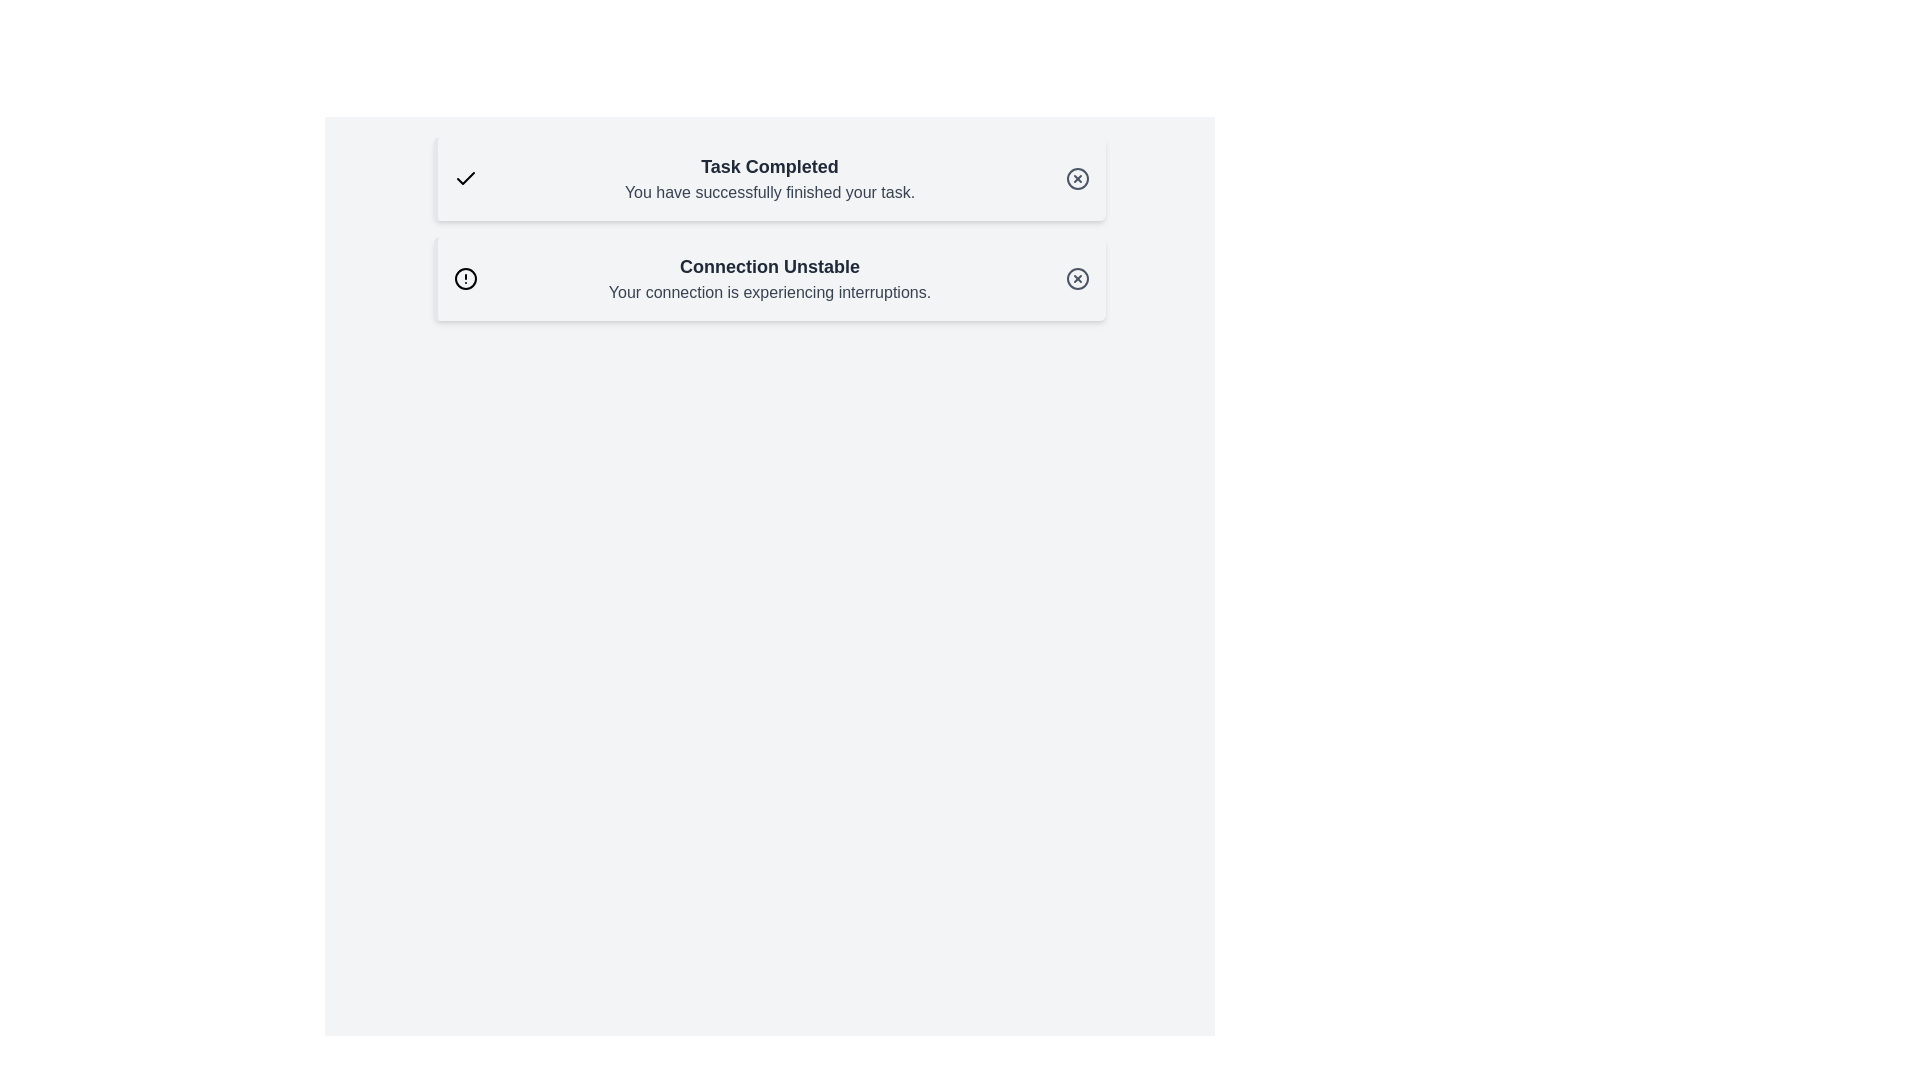 The height and width of the screenshot is (1080, 1920). What do you see at coordinates (768, 278) in the screenshot?
I see `notification message that states 'Connection Unstable' and 'Your connection is experiencing interruptions.'` at bounding box center [768, 278].